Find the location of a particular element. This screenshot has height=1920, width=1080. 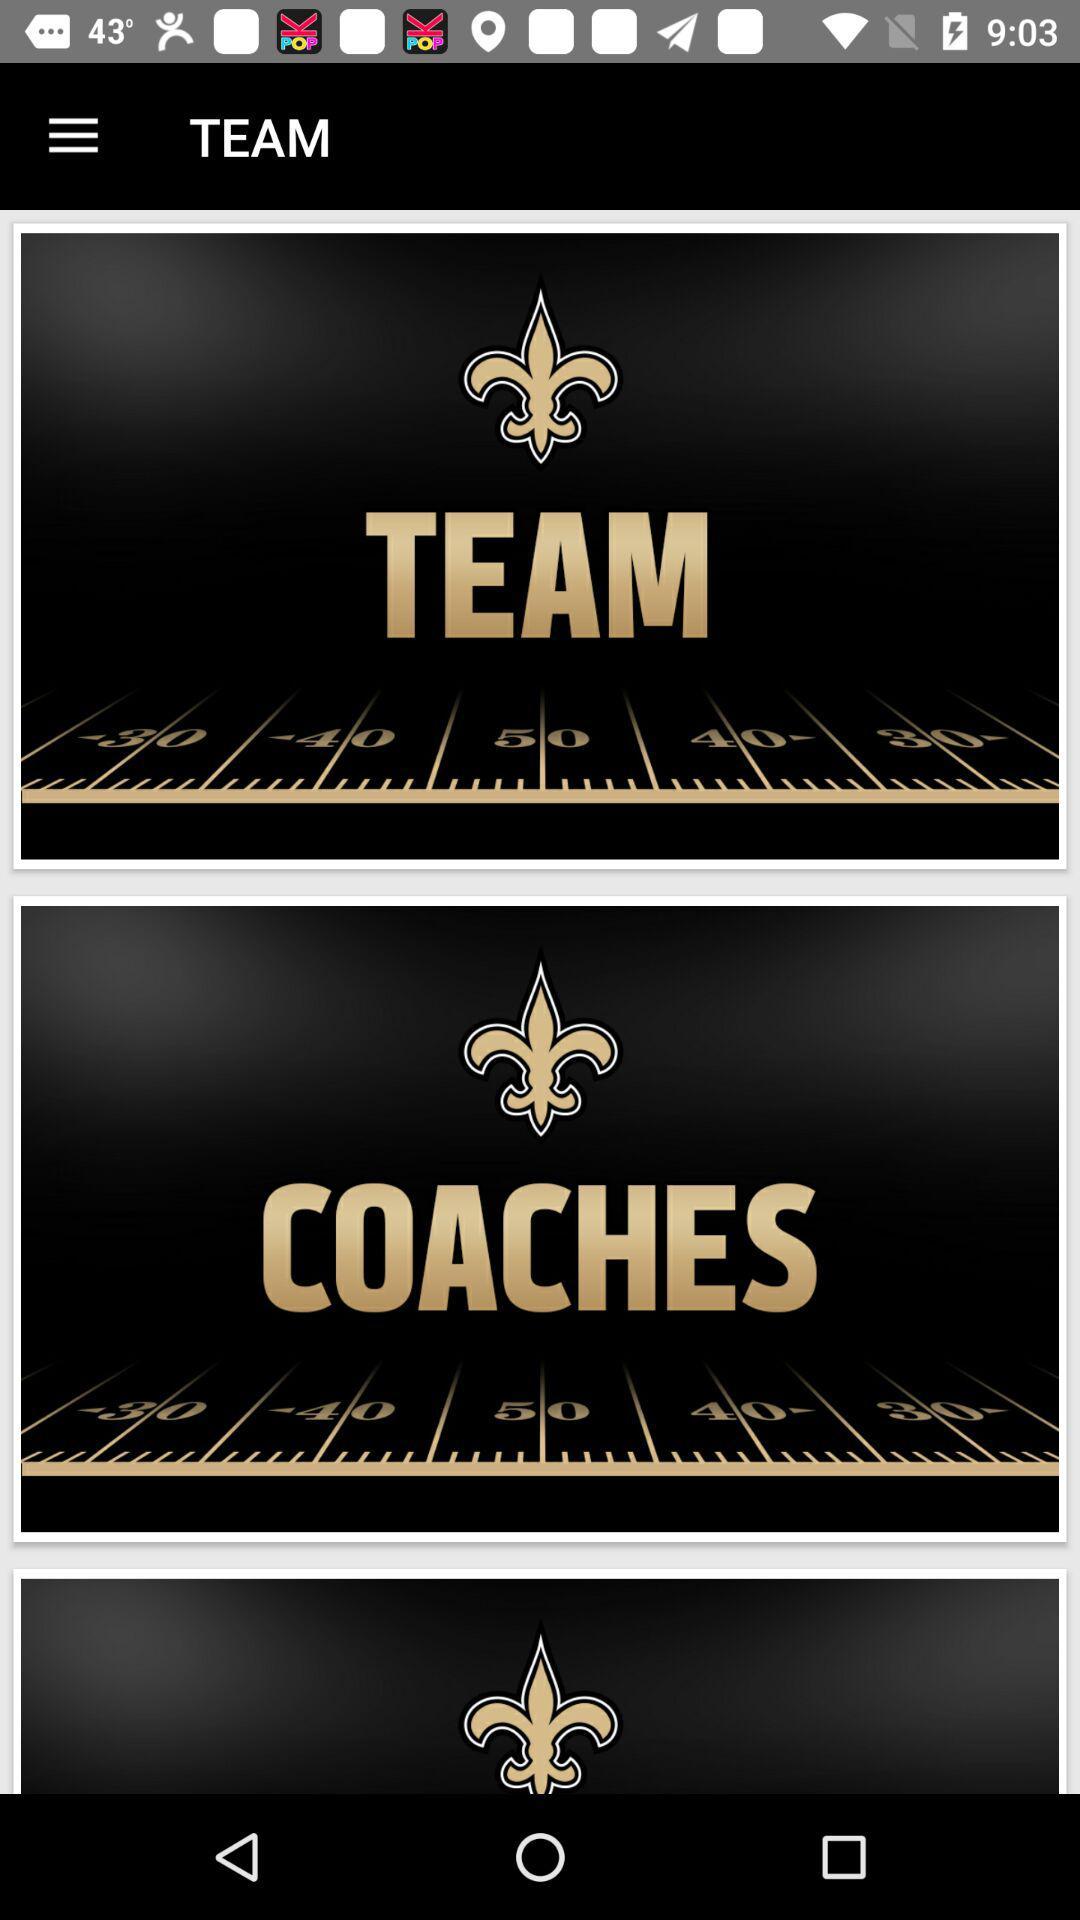

icon to the left of team icon is located at coordinates (72, 135).